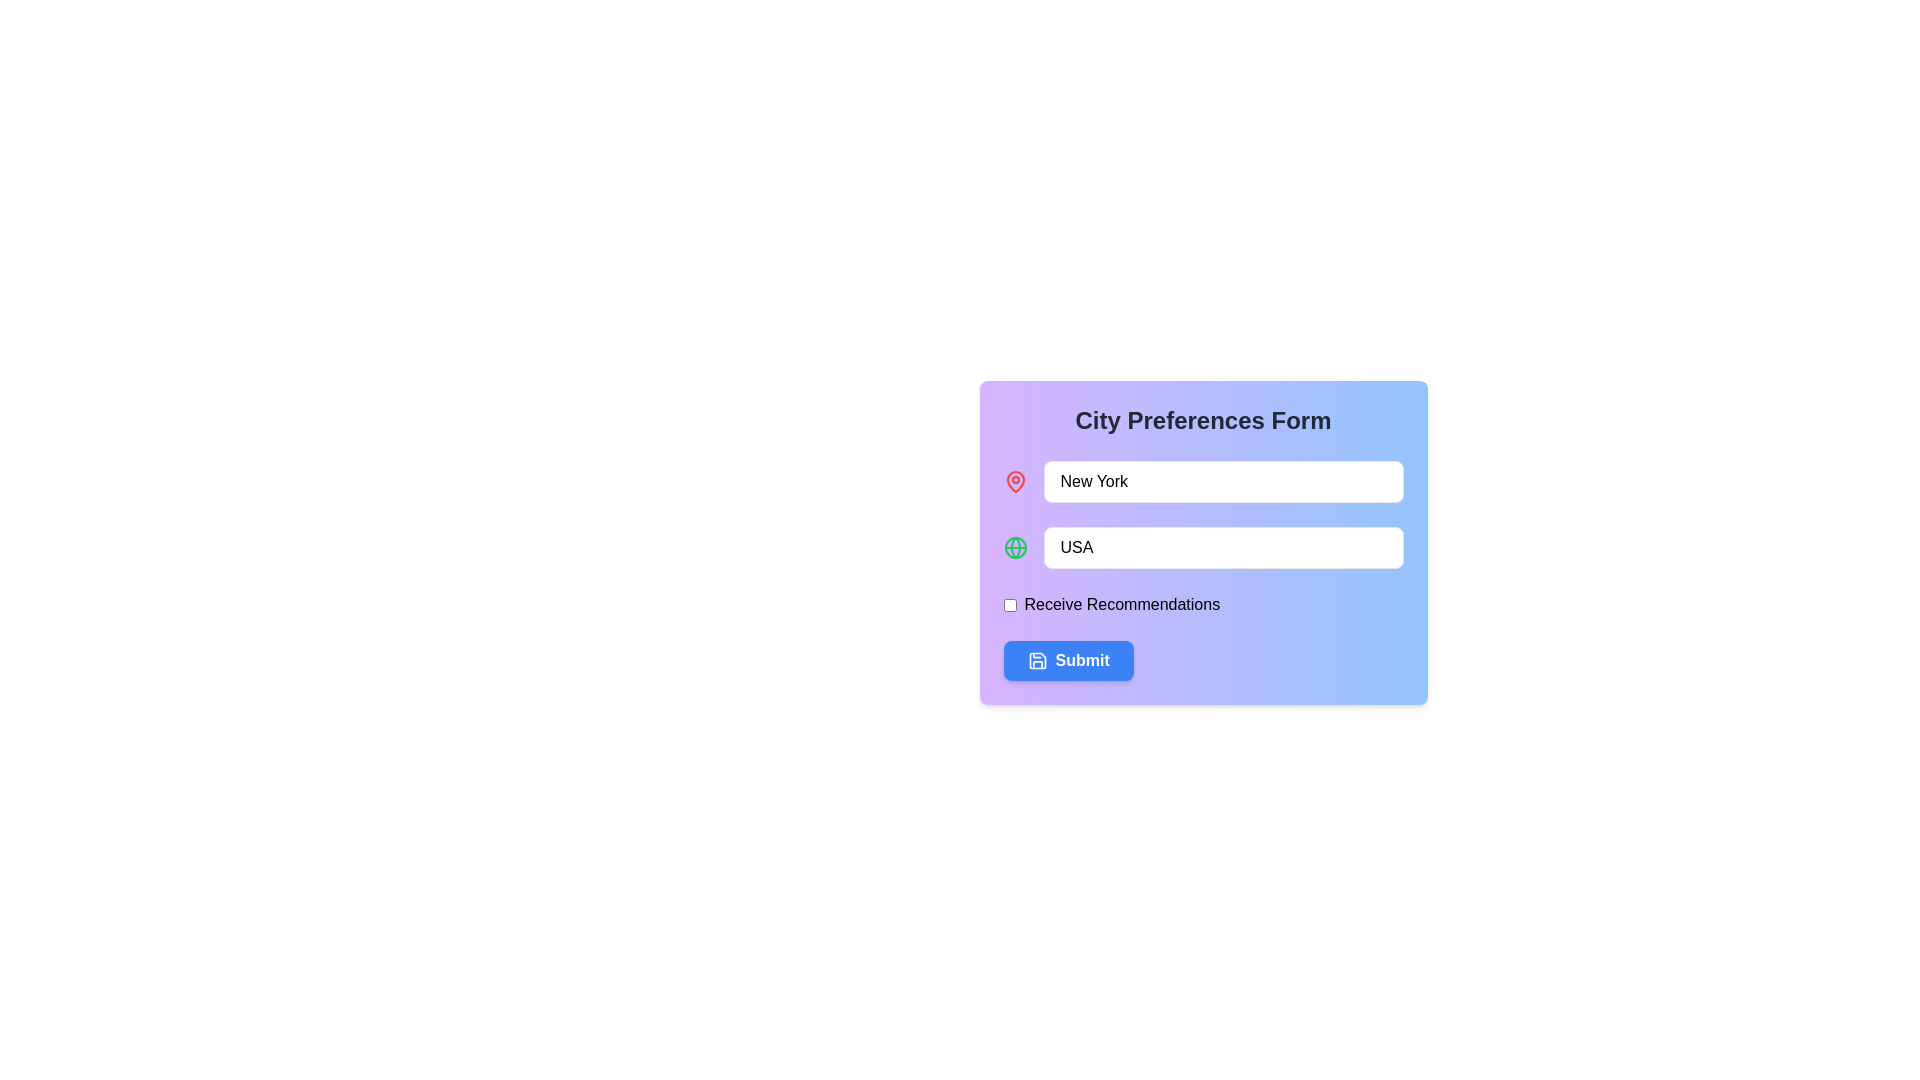 Image resolution: width=1920 pixels, height=1080 pixels. Describe the element at coordinates (1015, 547) in the screenshot. I see `the decorative icon located to the left of the text input field labeled 'USA'` at that location.